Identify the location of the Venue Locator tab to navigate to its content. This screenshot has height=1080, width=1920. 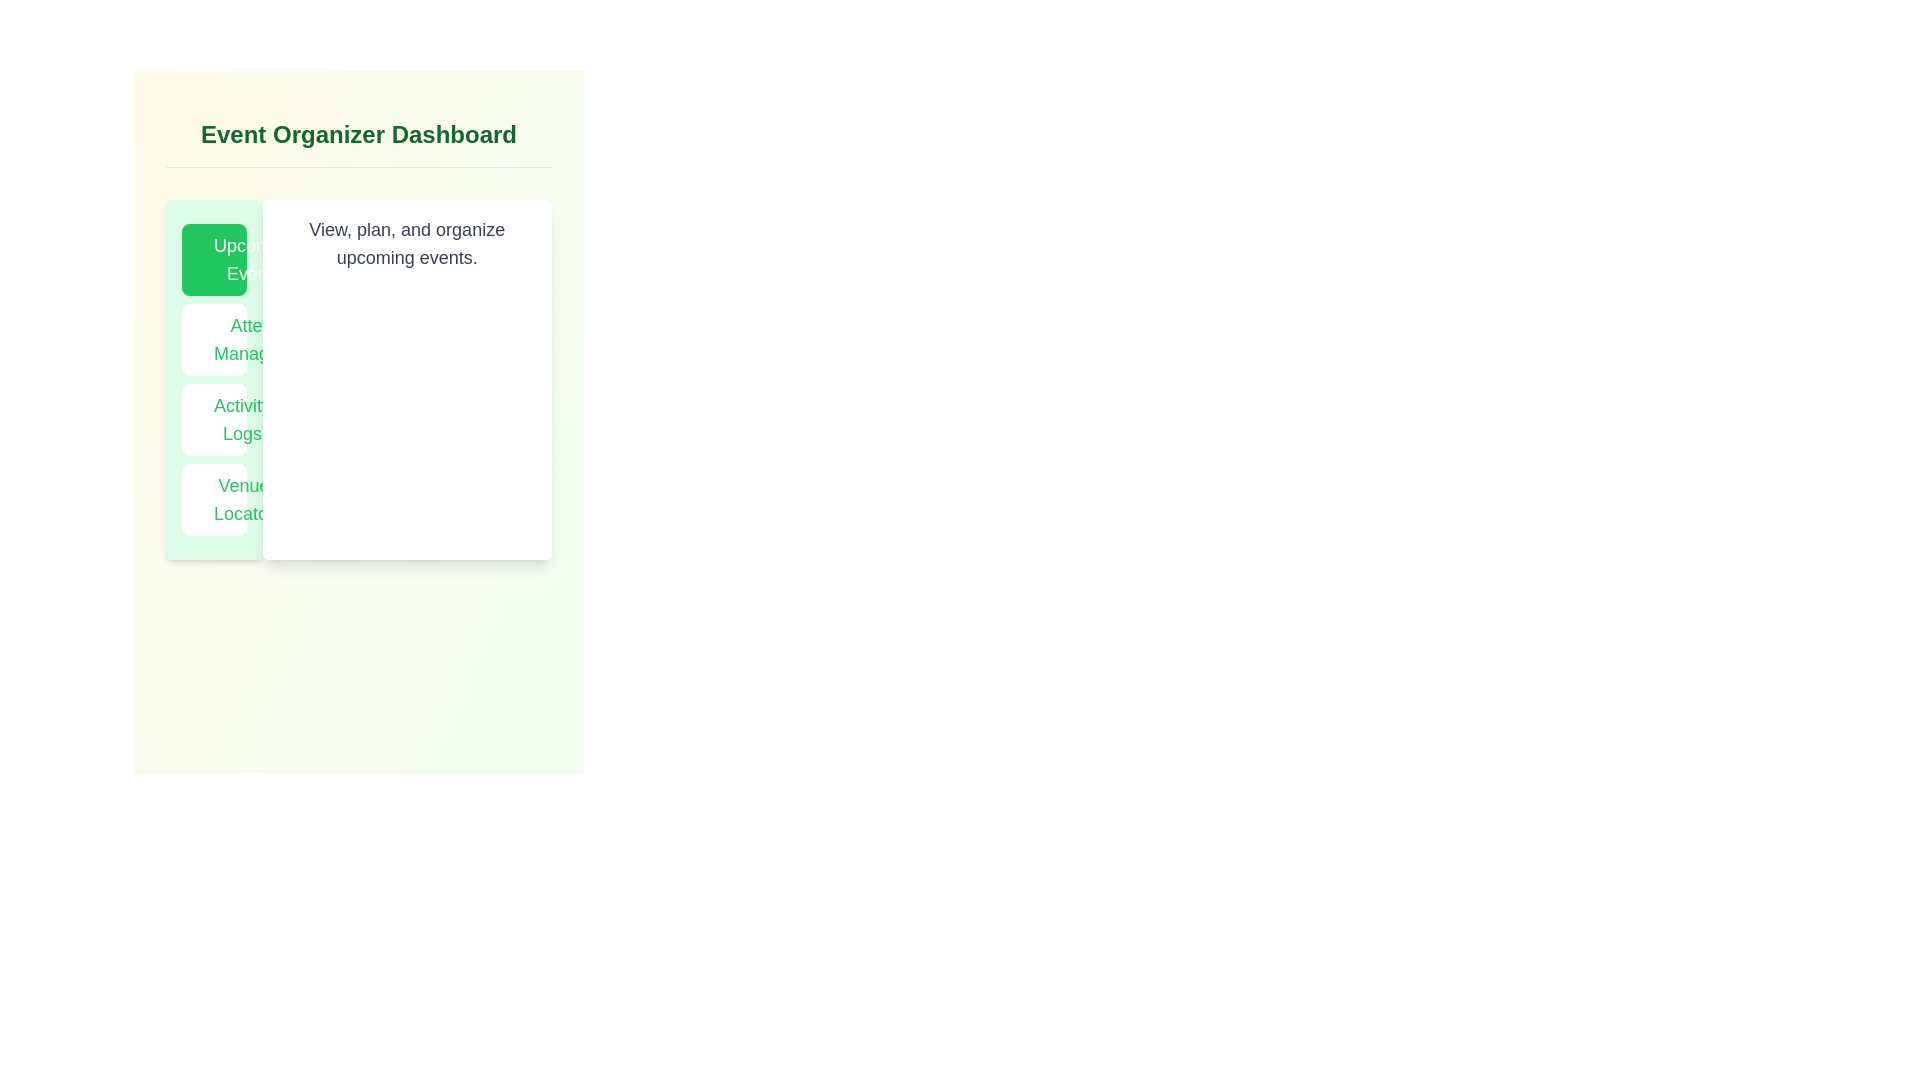
(214, 499).